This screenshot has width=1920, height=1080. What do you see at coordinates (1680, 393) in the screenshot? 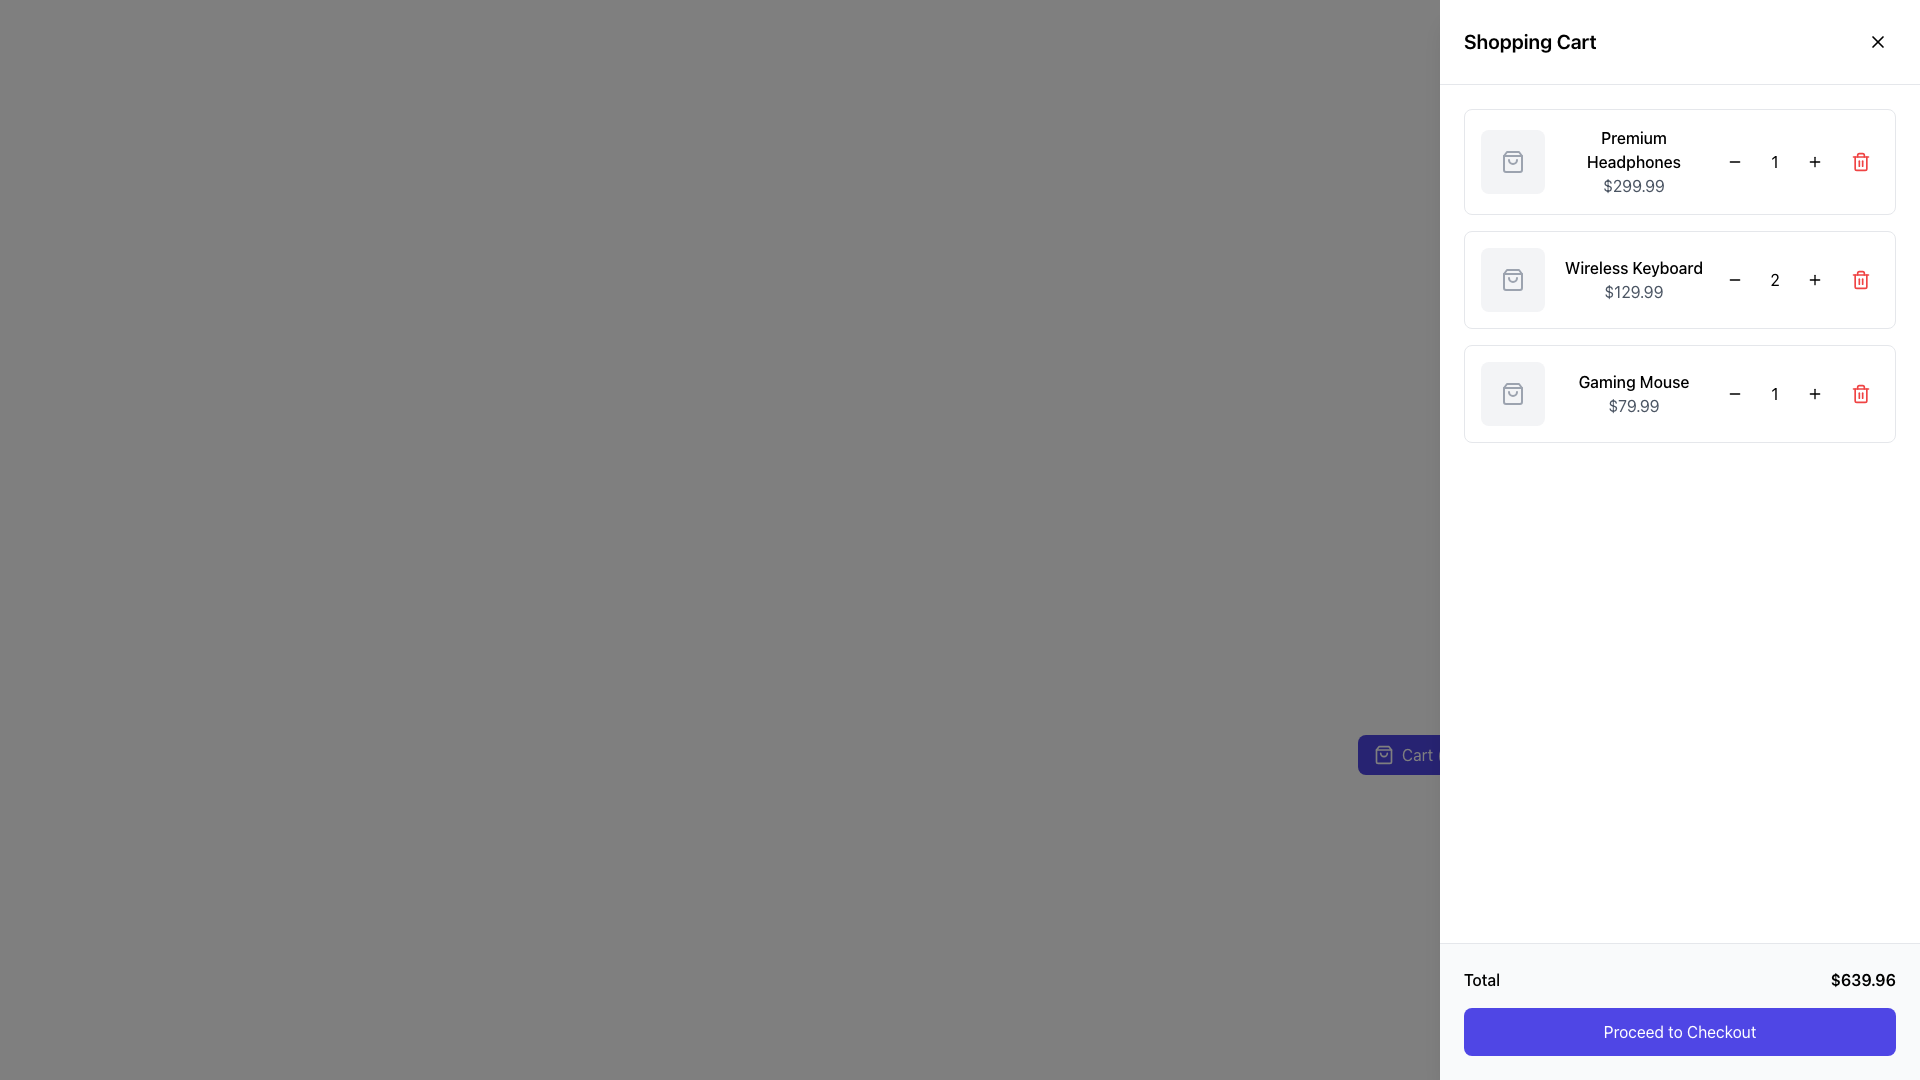
I see `the 'Gaming Mouse' cart item in the shopping cart interface` at bounding box center [1680, 393].